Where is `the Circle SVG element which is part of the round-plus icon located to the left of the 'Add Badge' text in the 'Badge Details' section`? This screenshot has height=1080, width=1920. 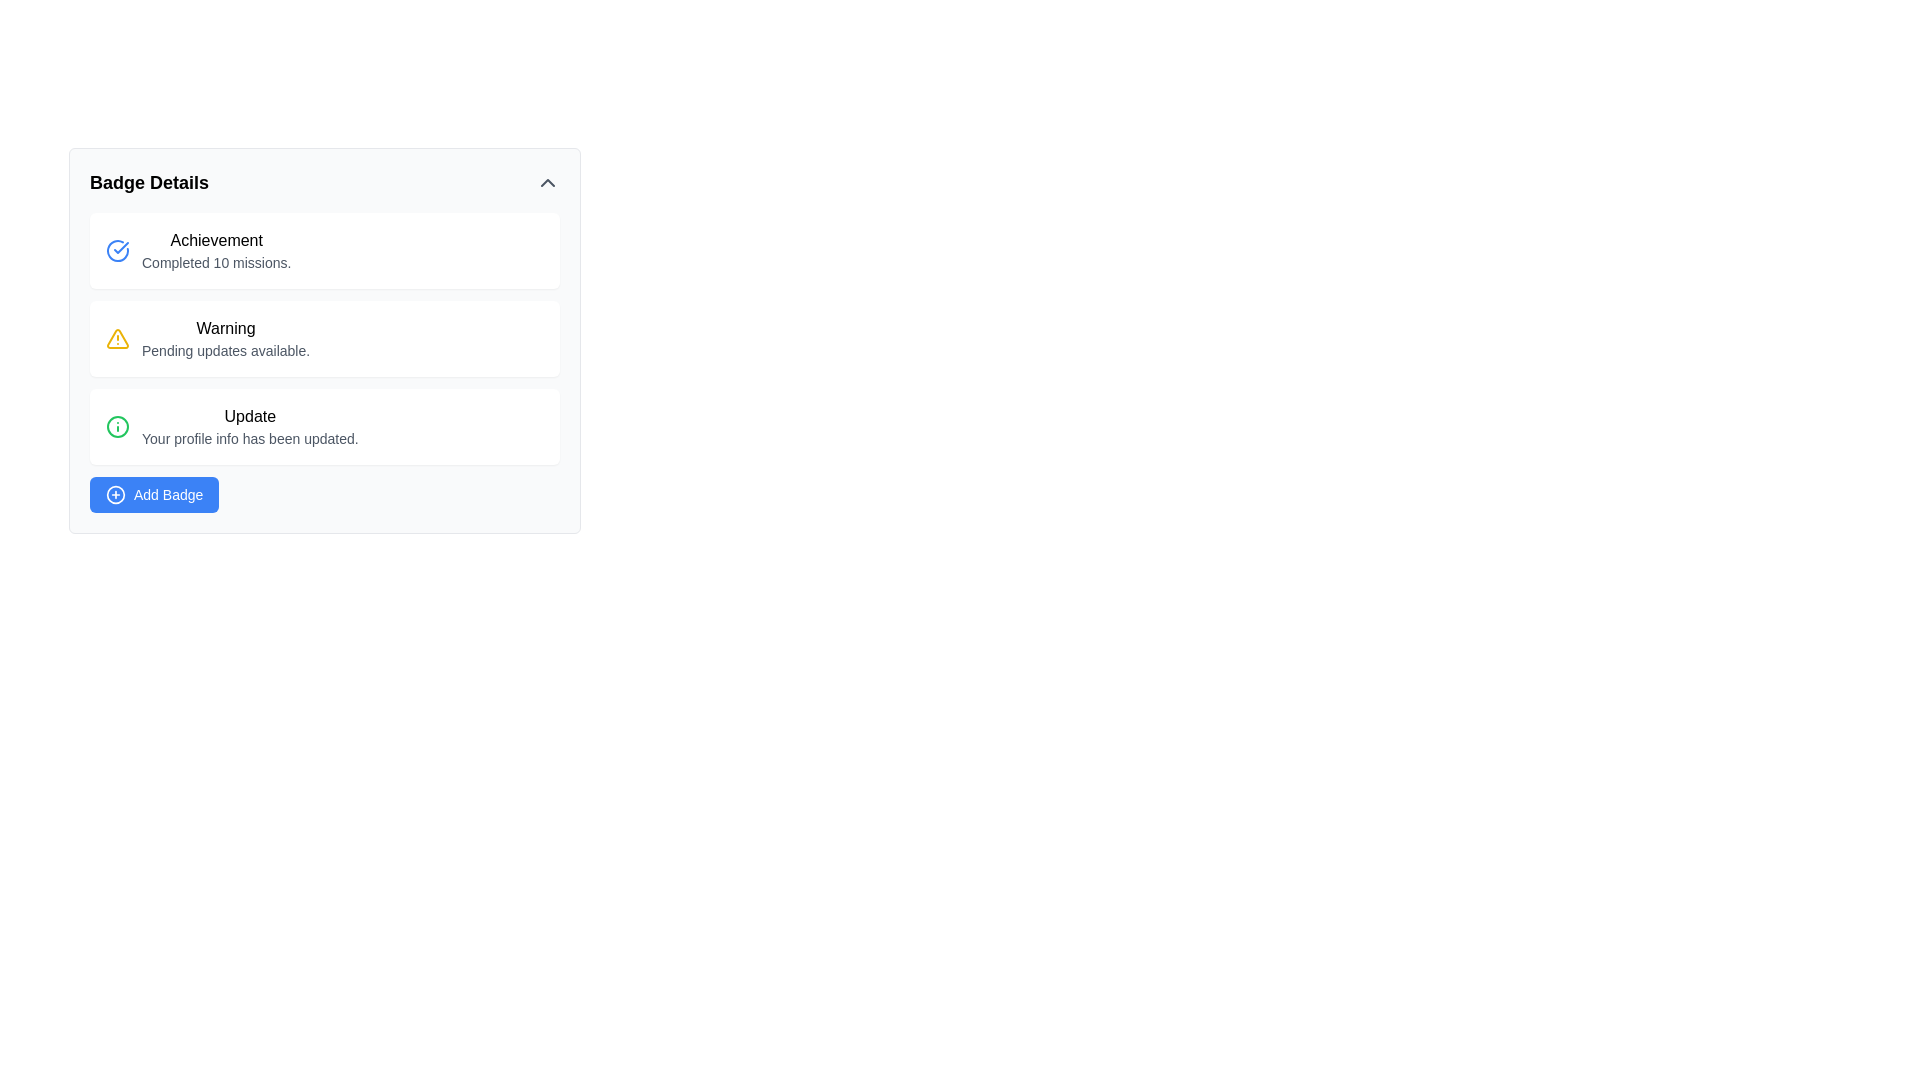
the Circle SVG element which is part of the round-plus icon located to the left of the 'Add Badge' text in the 'Badge Details' section is located at coordinates (114, 494).